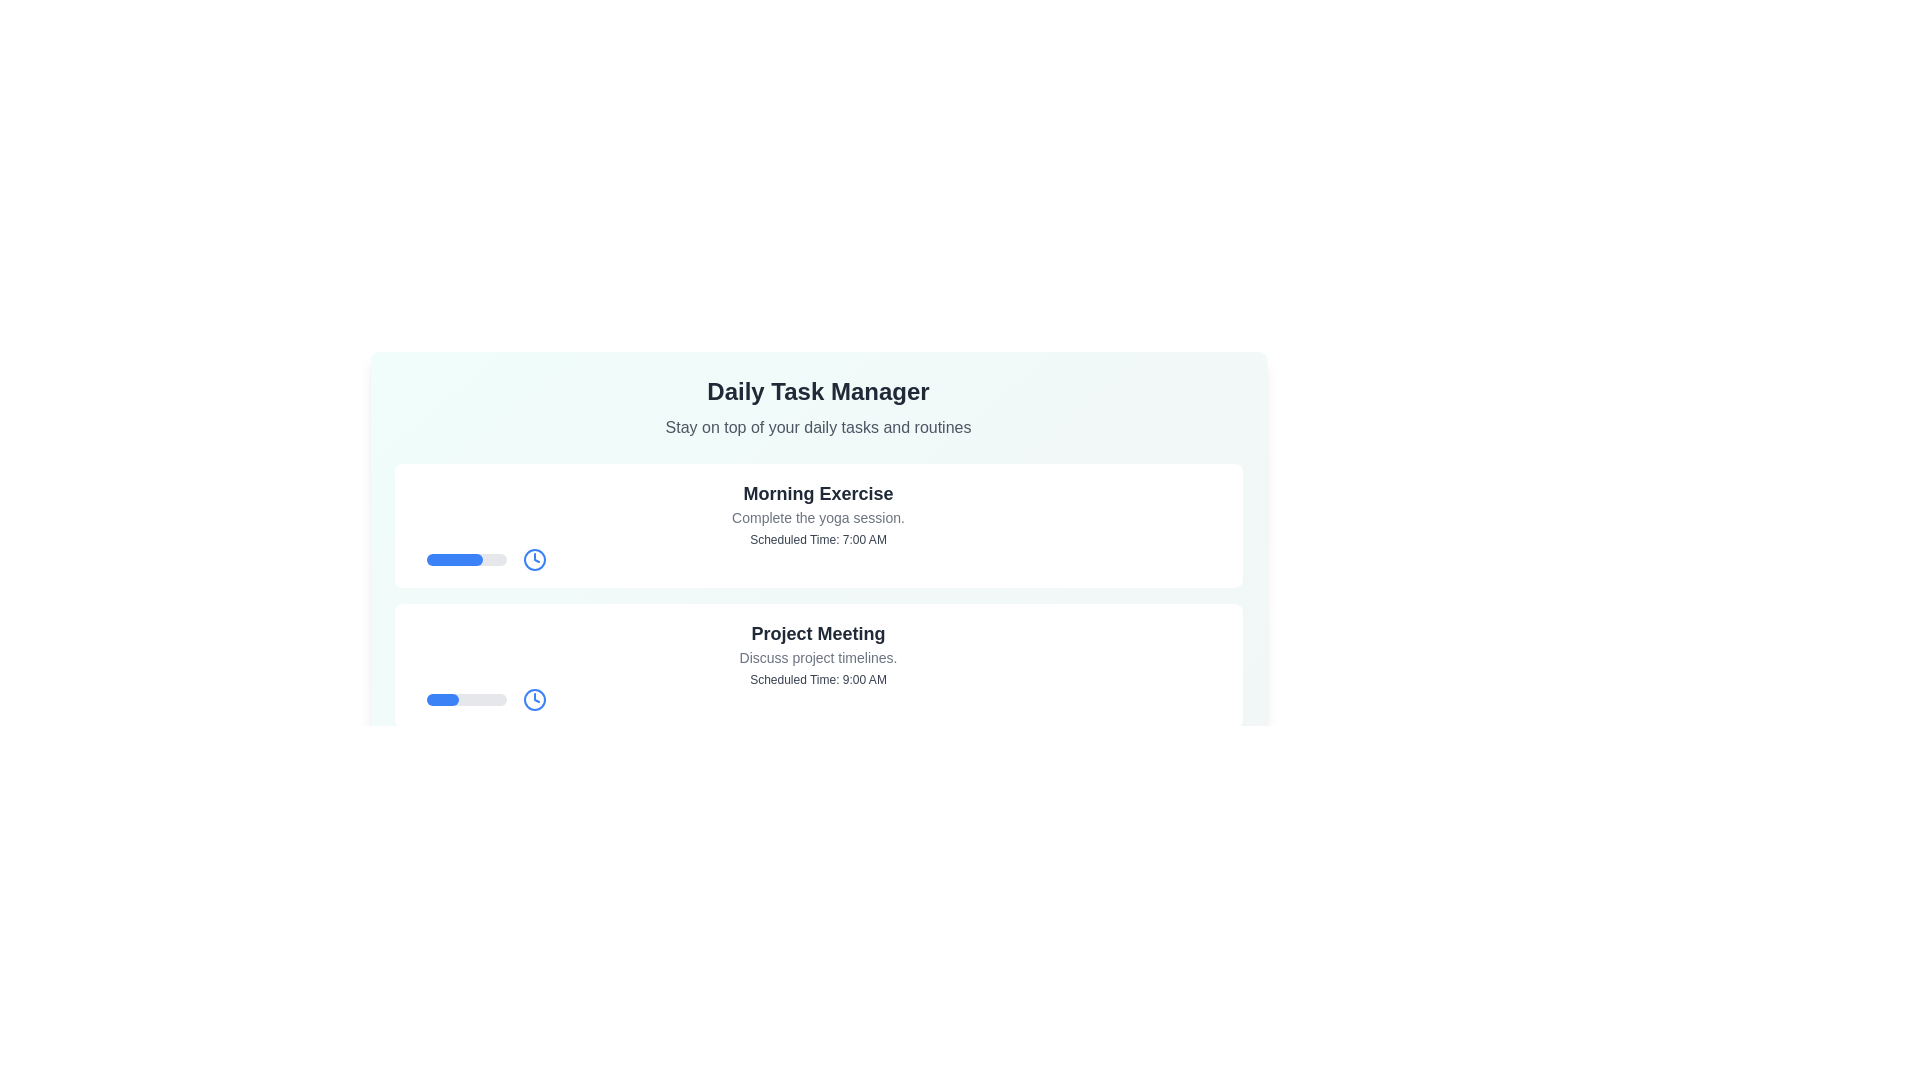 The height and width of the screenshot is (1080, 1920). Describe the element at coordinates (818, 407) in the screenshot. I see `text from the Header block displaying 'Daily Task Manager' and the subtitle 'Stay on top of your daily tasks and routines'` at that location.